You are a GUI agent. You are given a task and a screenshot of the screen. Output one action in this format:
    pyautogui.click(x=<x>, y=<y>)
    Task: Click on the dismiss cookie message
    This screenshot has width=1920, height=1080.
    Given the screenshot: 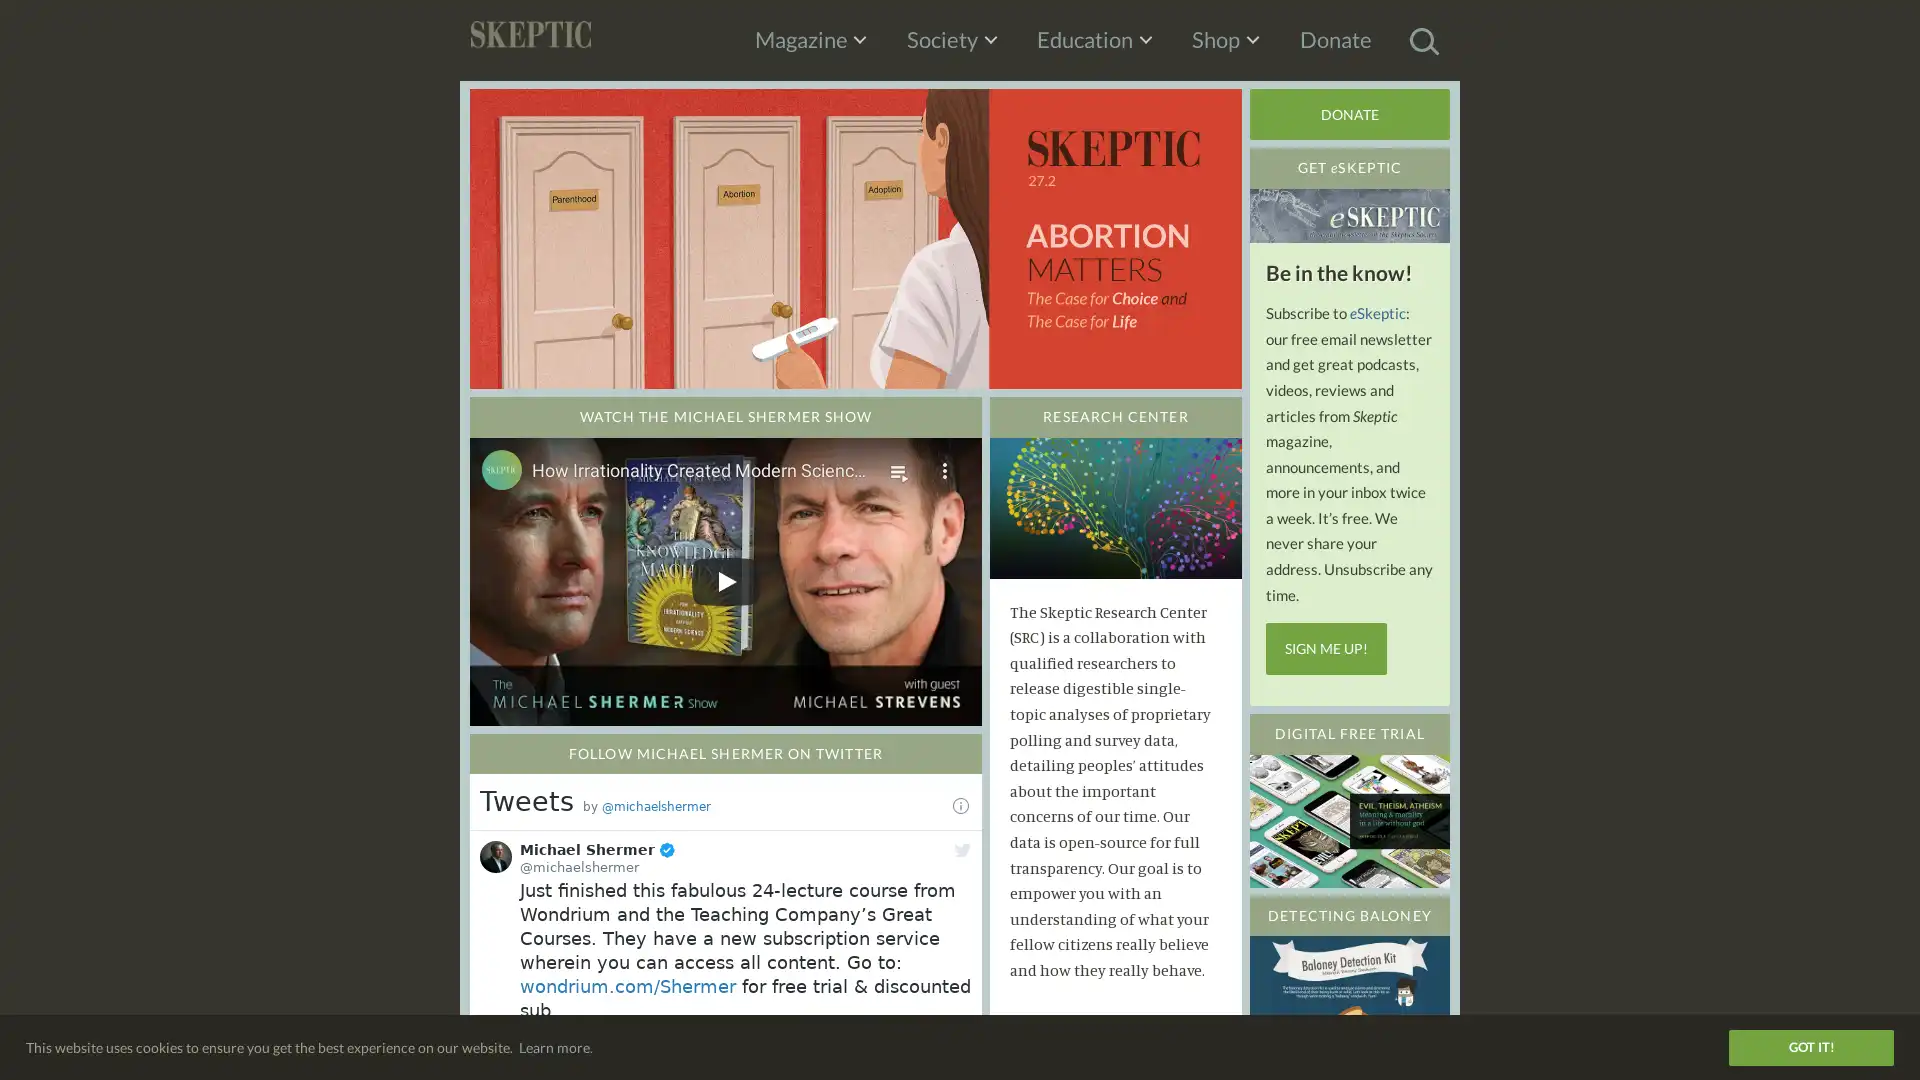 What is the action you would take?
    pyautogui.click(x=1811, y=1045)
    